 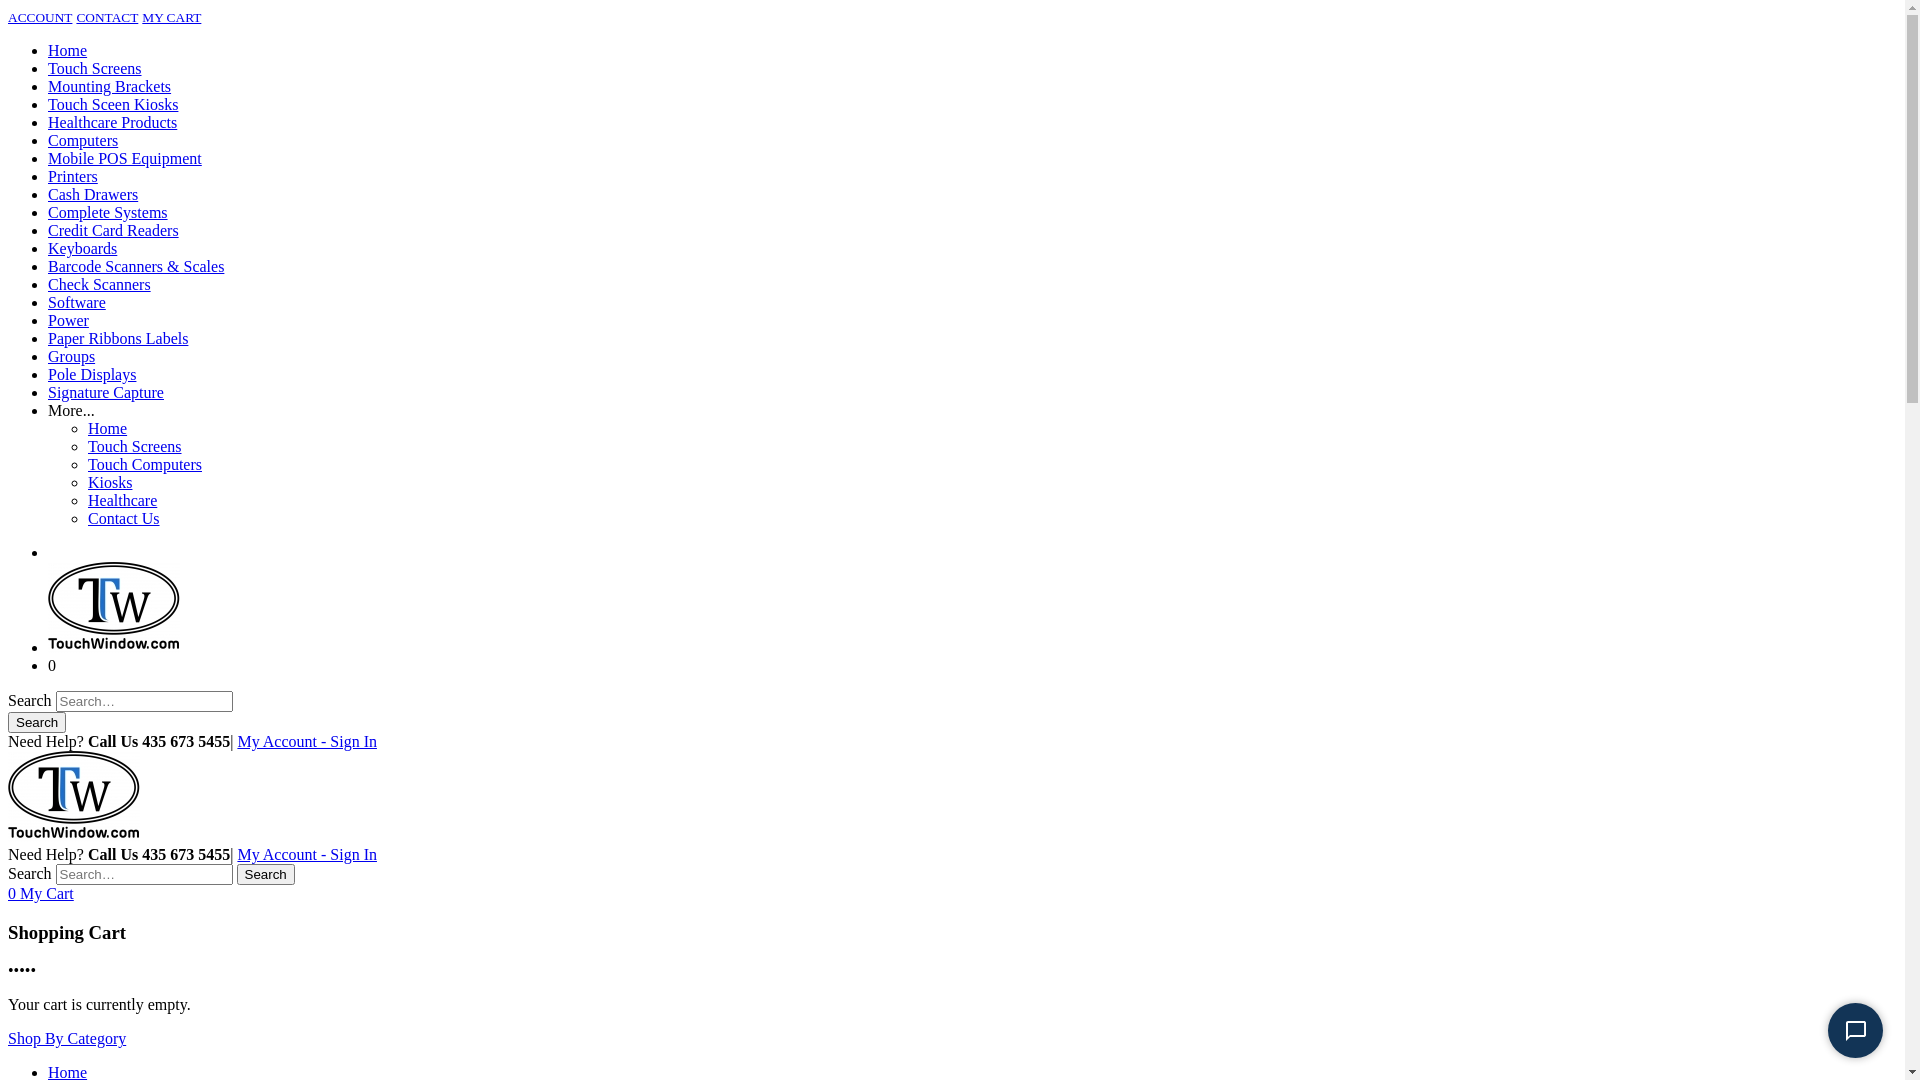 What do you see at coordinates (123, 517) in the screenshot?
I see `'Contact Us'` at bounding box center [123, 517].